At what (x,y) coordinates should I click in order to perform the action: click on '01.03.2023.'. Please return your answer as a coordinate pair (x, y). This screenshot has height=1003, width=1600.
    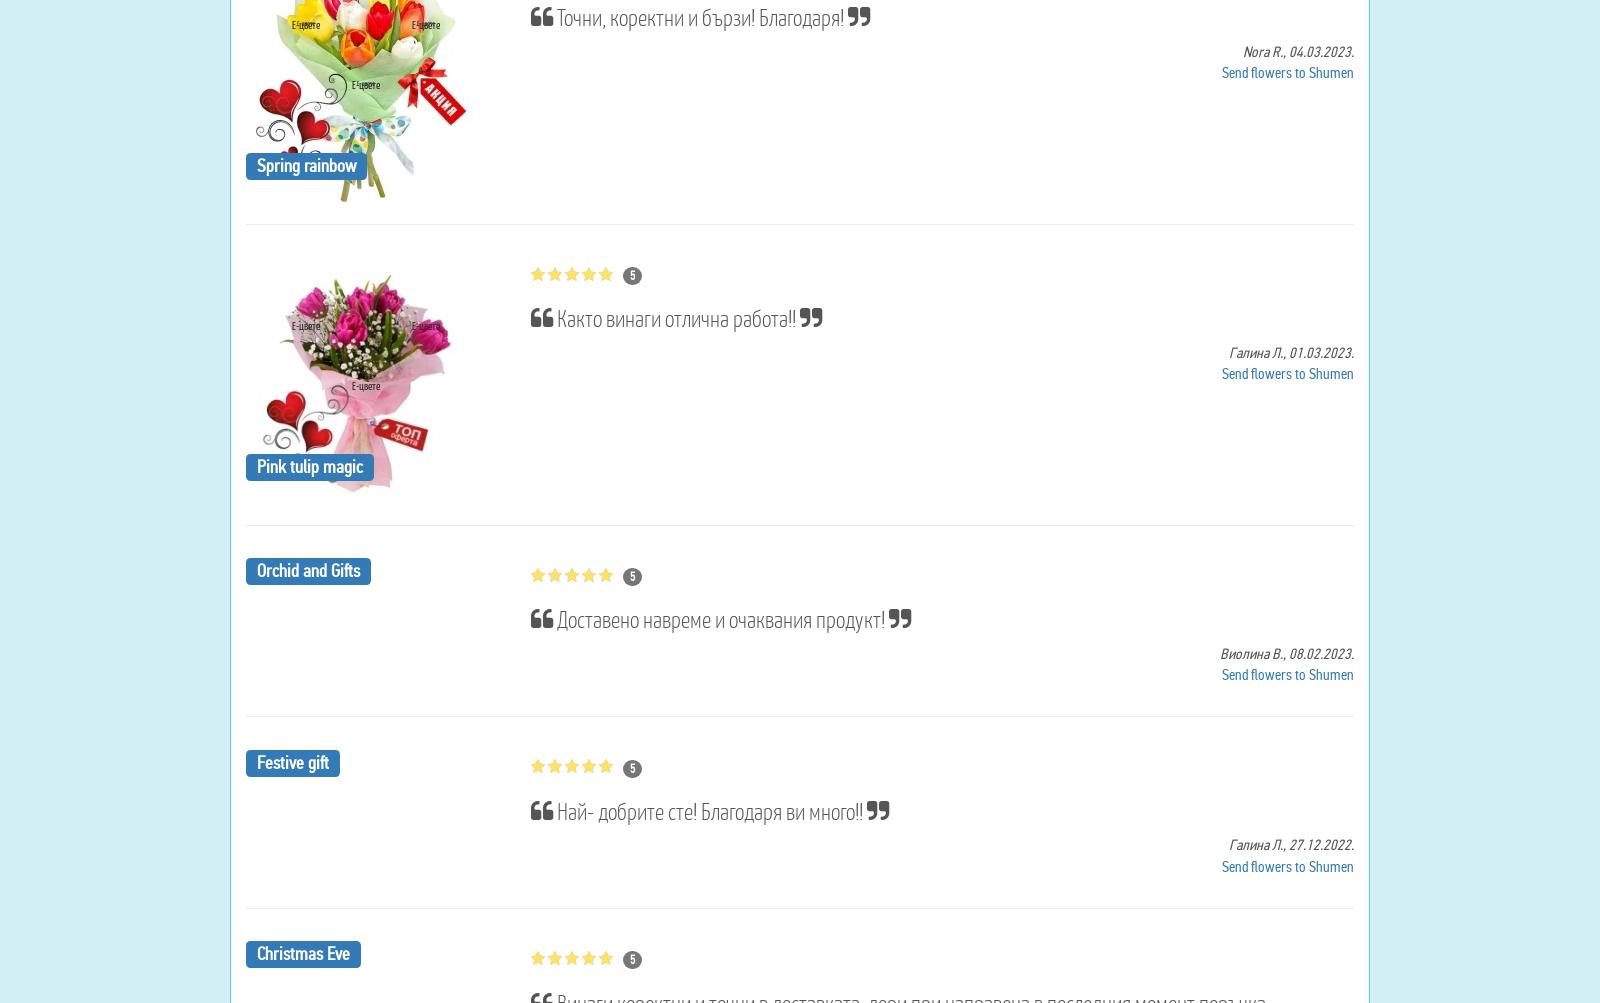
    Looking at the image, I should click on (1287, 350).